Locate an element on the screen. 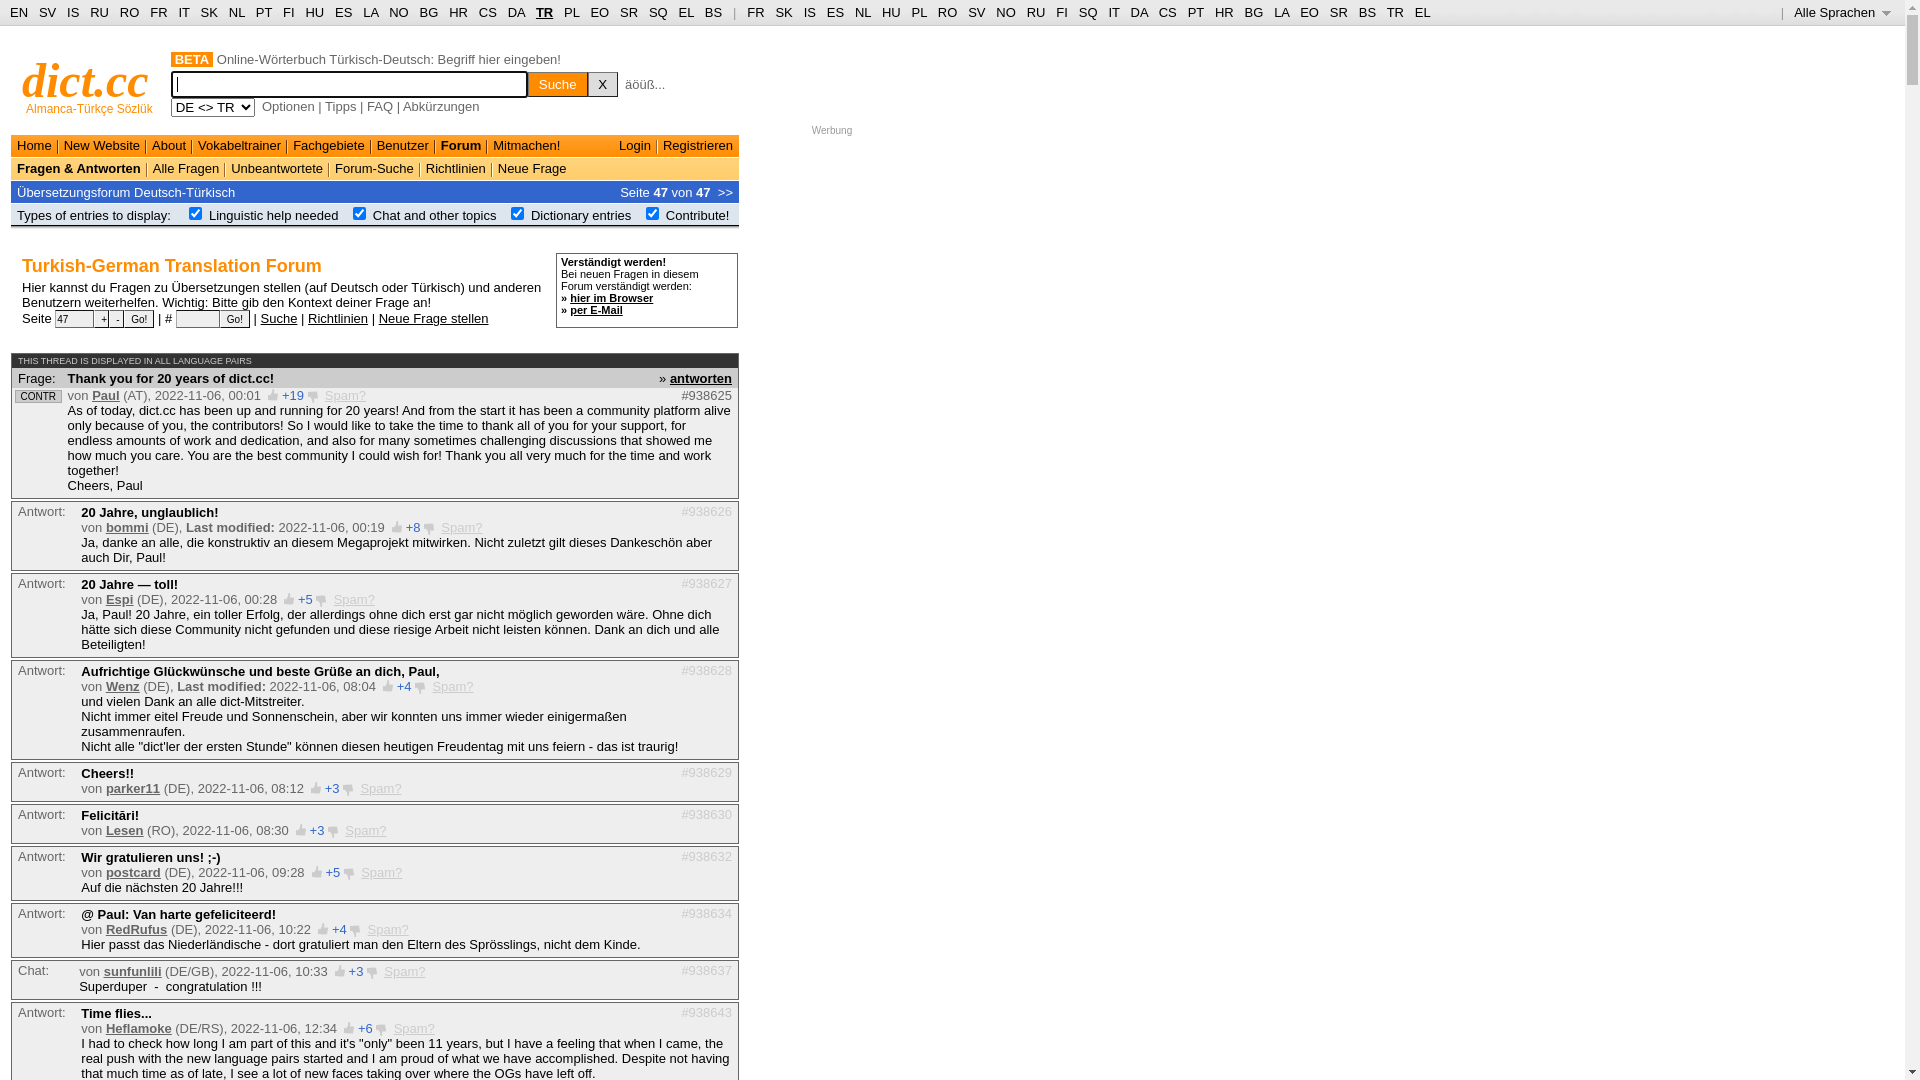 The width and height of the screenshot is (1920, 1080). 'SQ' is located at coordinates (658, 12).